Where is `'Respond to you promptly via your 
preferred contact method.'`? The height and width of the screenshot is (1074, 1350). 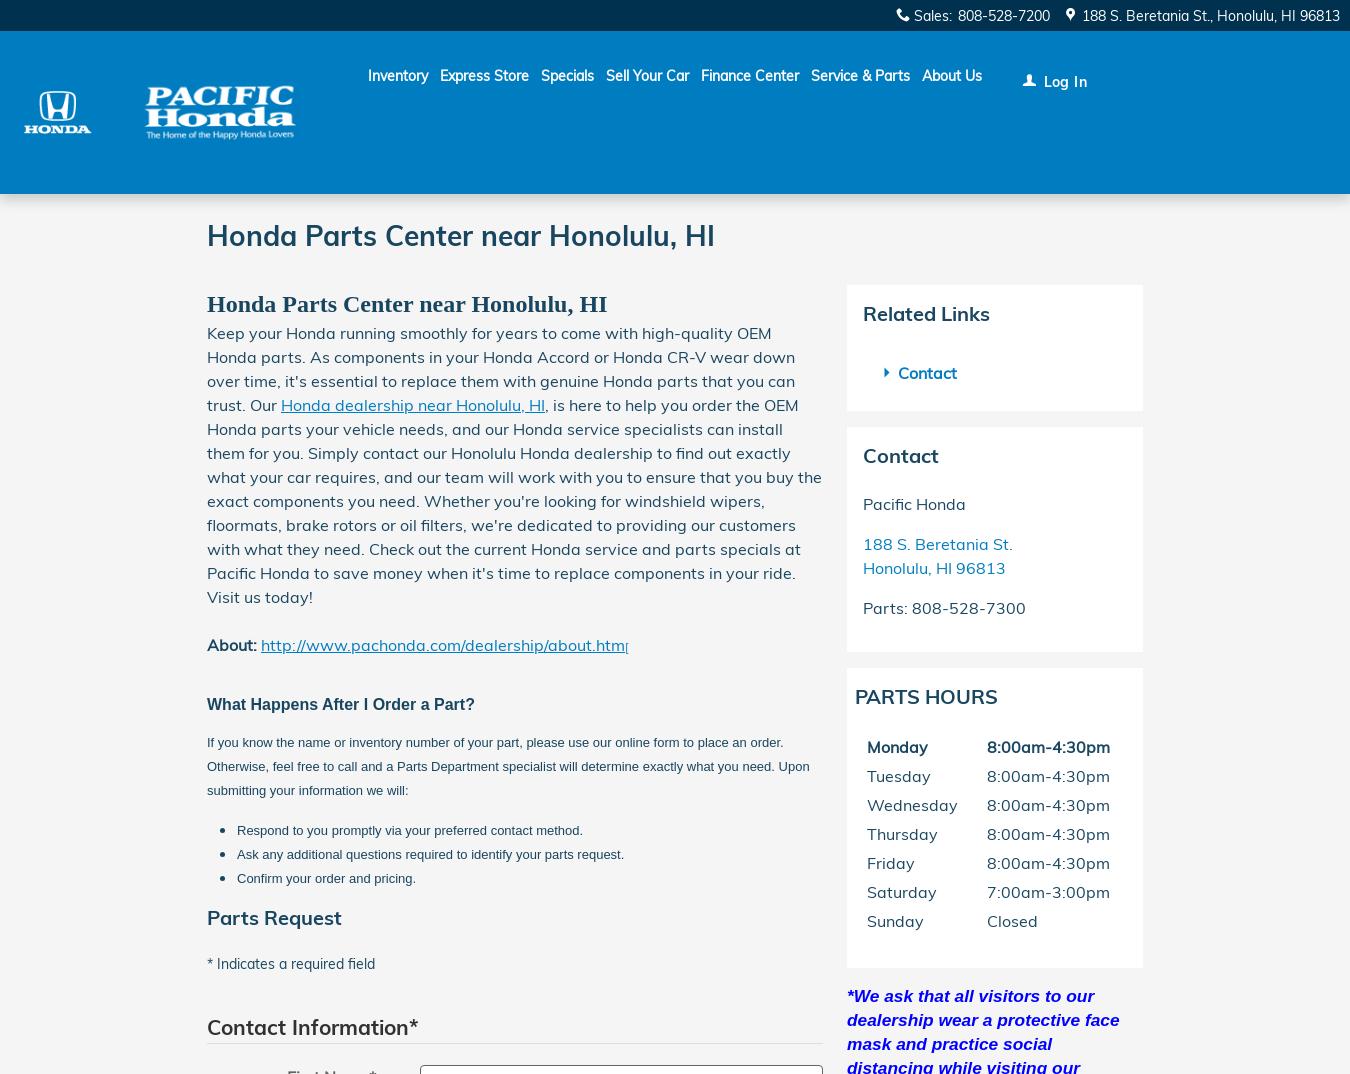 'Respond to you promptly via your 
preferred contact method.' is located at coordinates (409, 829).